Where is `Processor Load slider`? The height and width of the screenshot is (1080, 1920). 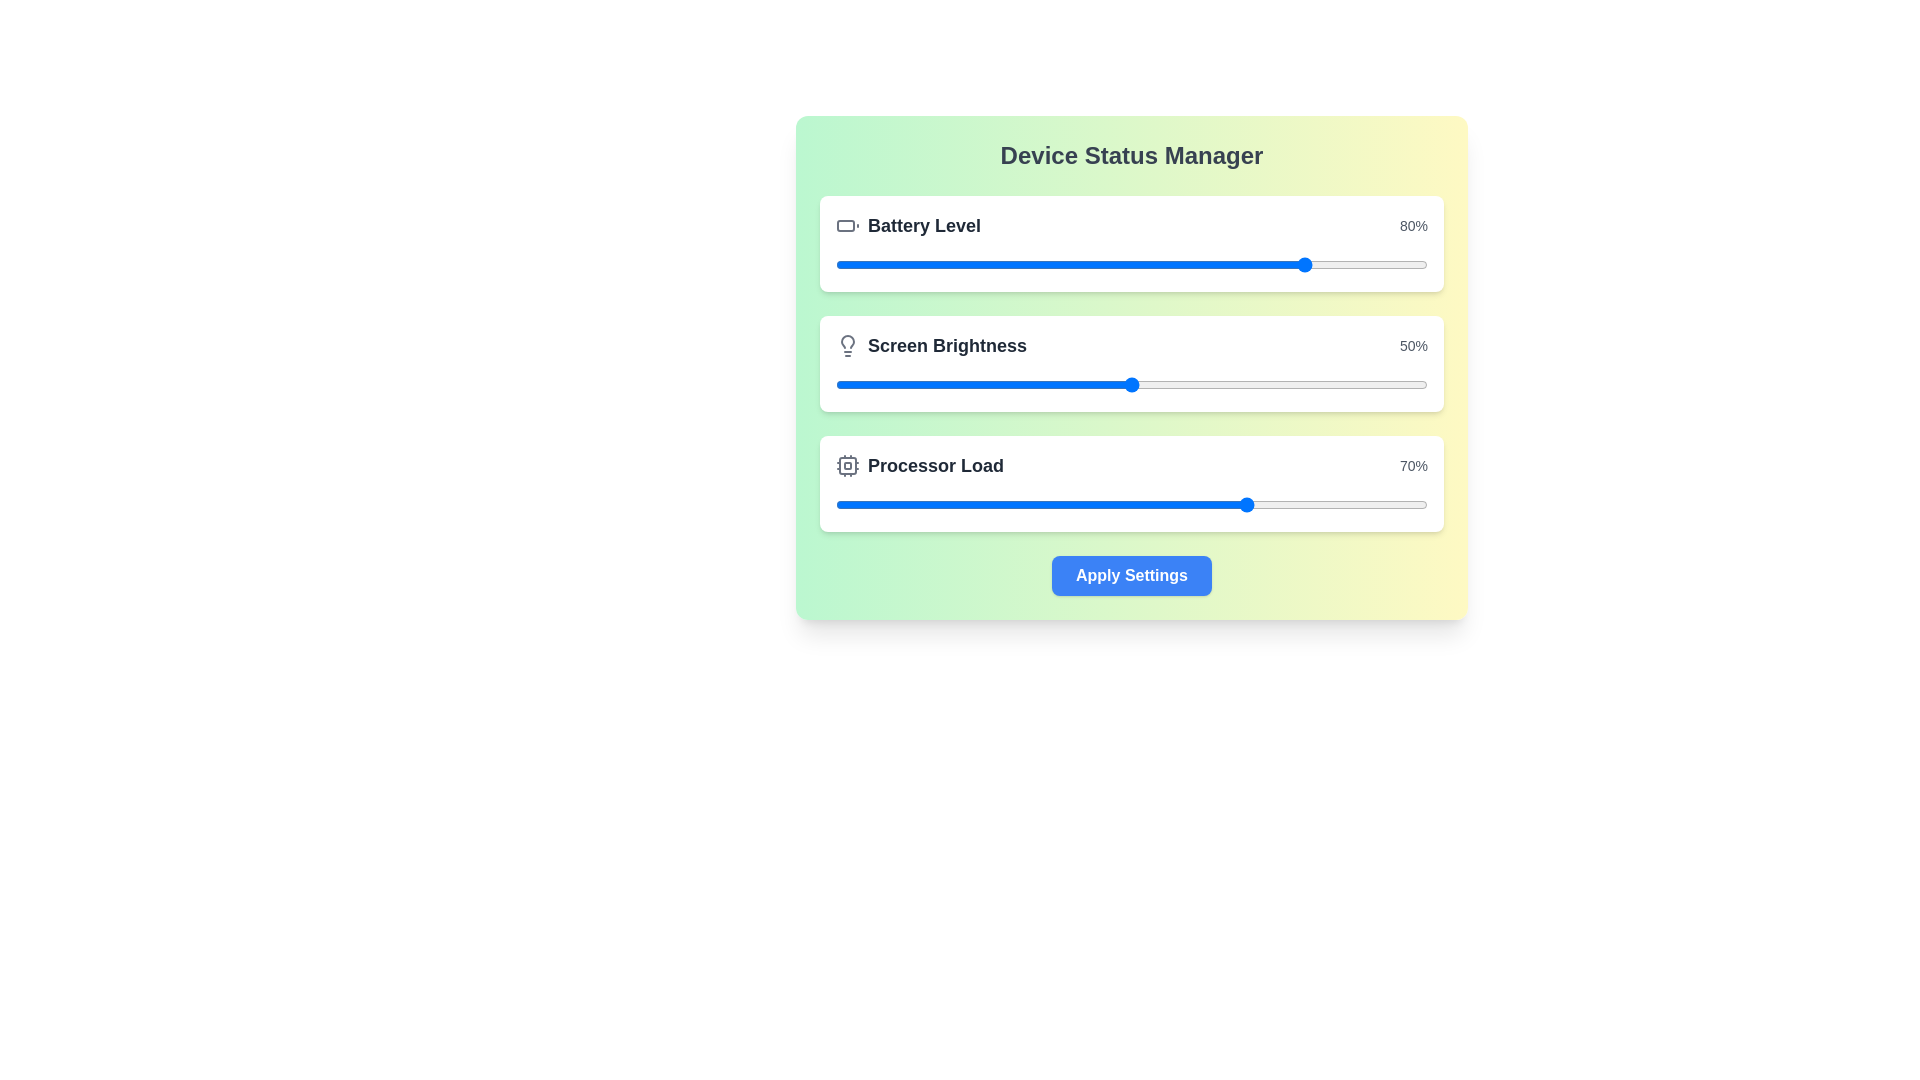
Processor Load slider is located at coordinates (989, 504).